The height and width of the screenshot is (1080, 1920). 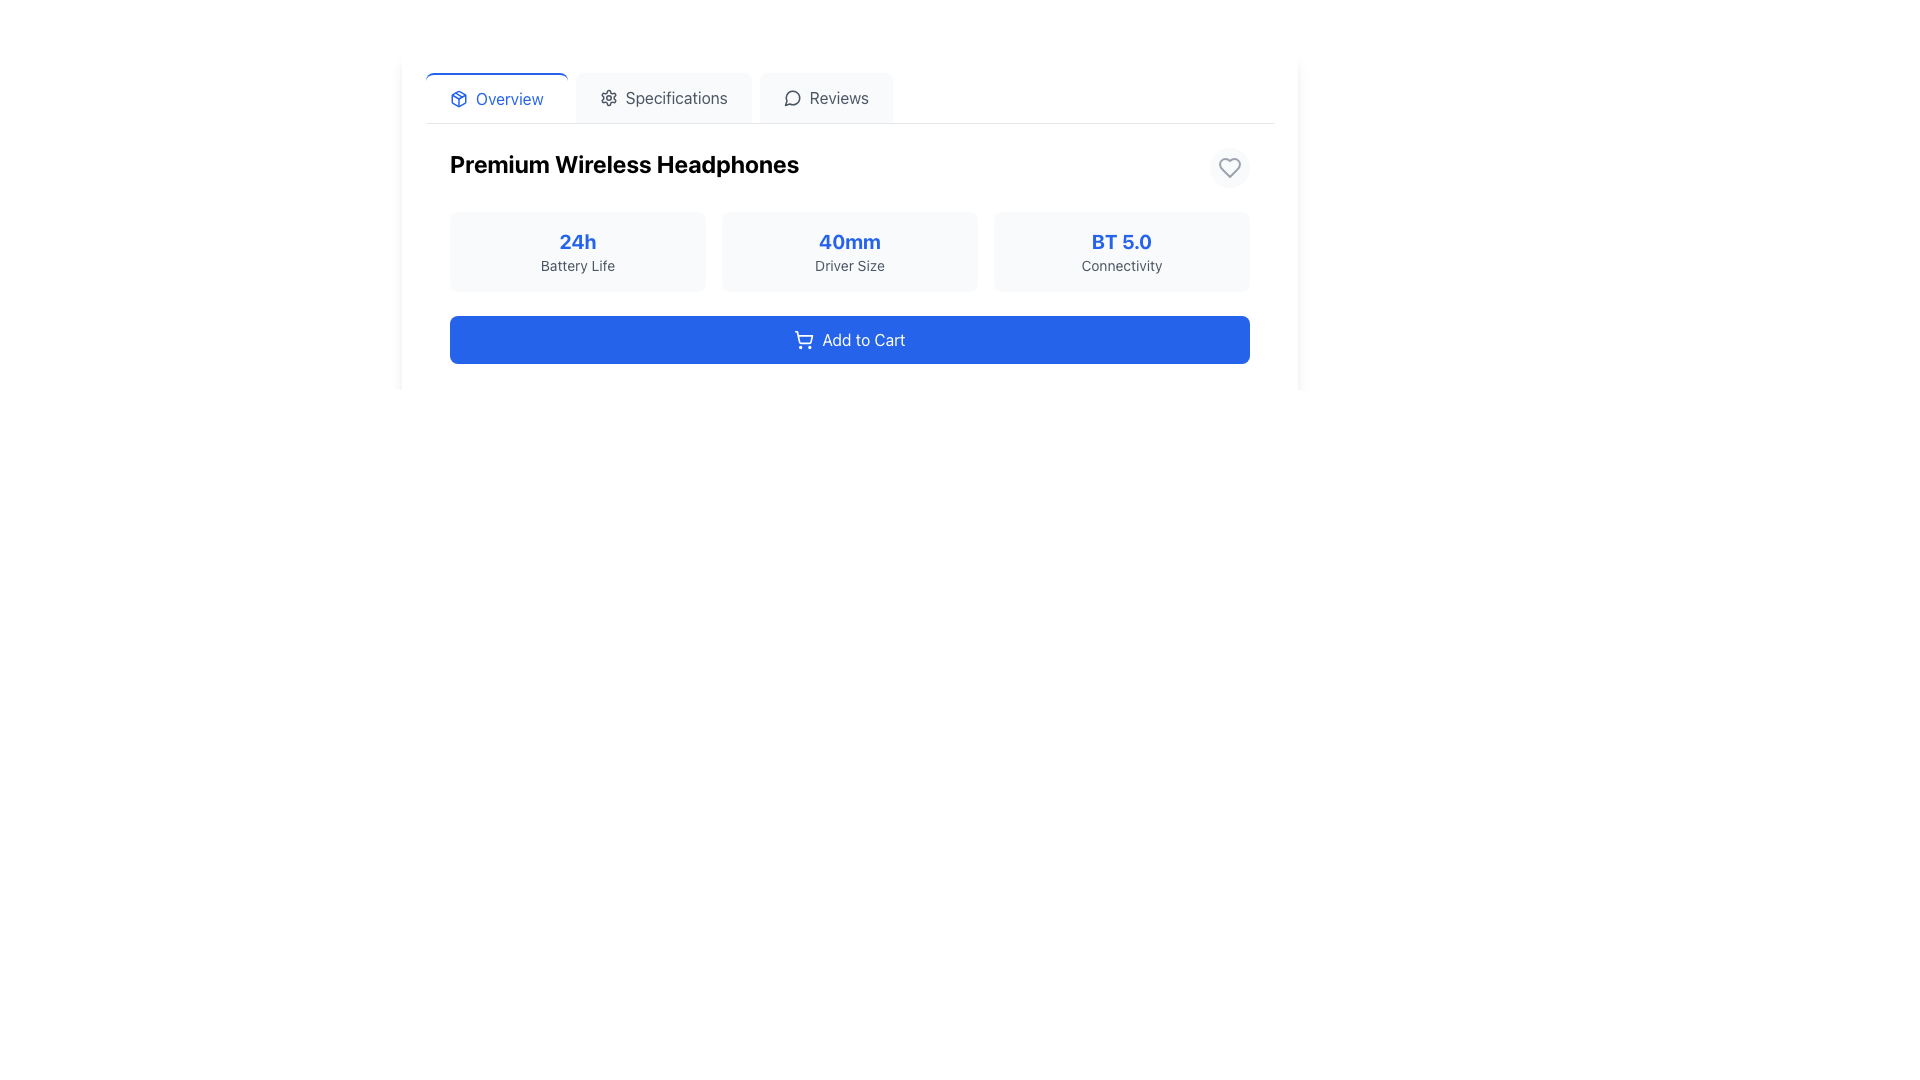 What do you see at coordinates (509, 99) in the screenshot?
I see `text label in the tab navigation located in the top-left quadrant, positioned to the right of a package icon` at bounding box center [509, 99].